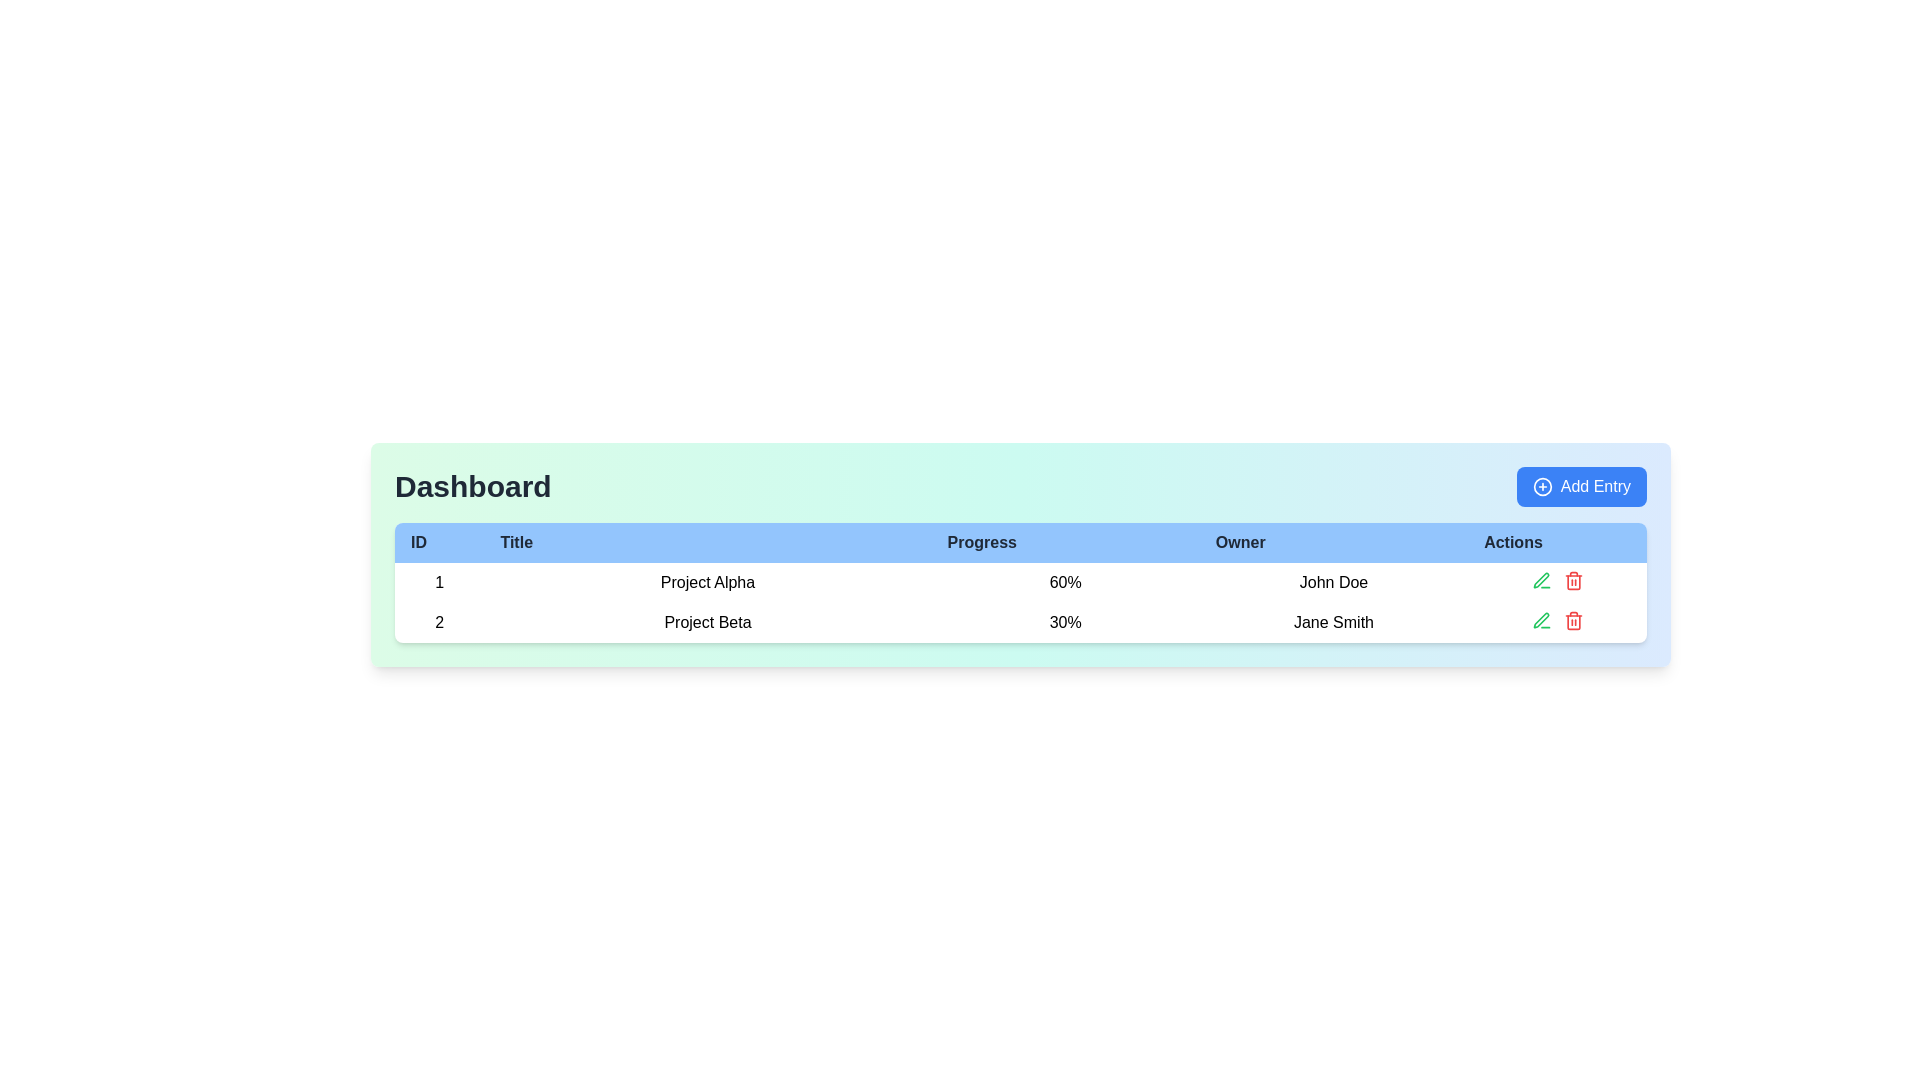  What do you see at coordinates (1064, 582) in the screenshot?
I see `the progress percentage display for 'Project Alpha' in the 'Progress' column of the first data row` at bounding box center [1064, 582].